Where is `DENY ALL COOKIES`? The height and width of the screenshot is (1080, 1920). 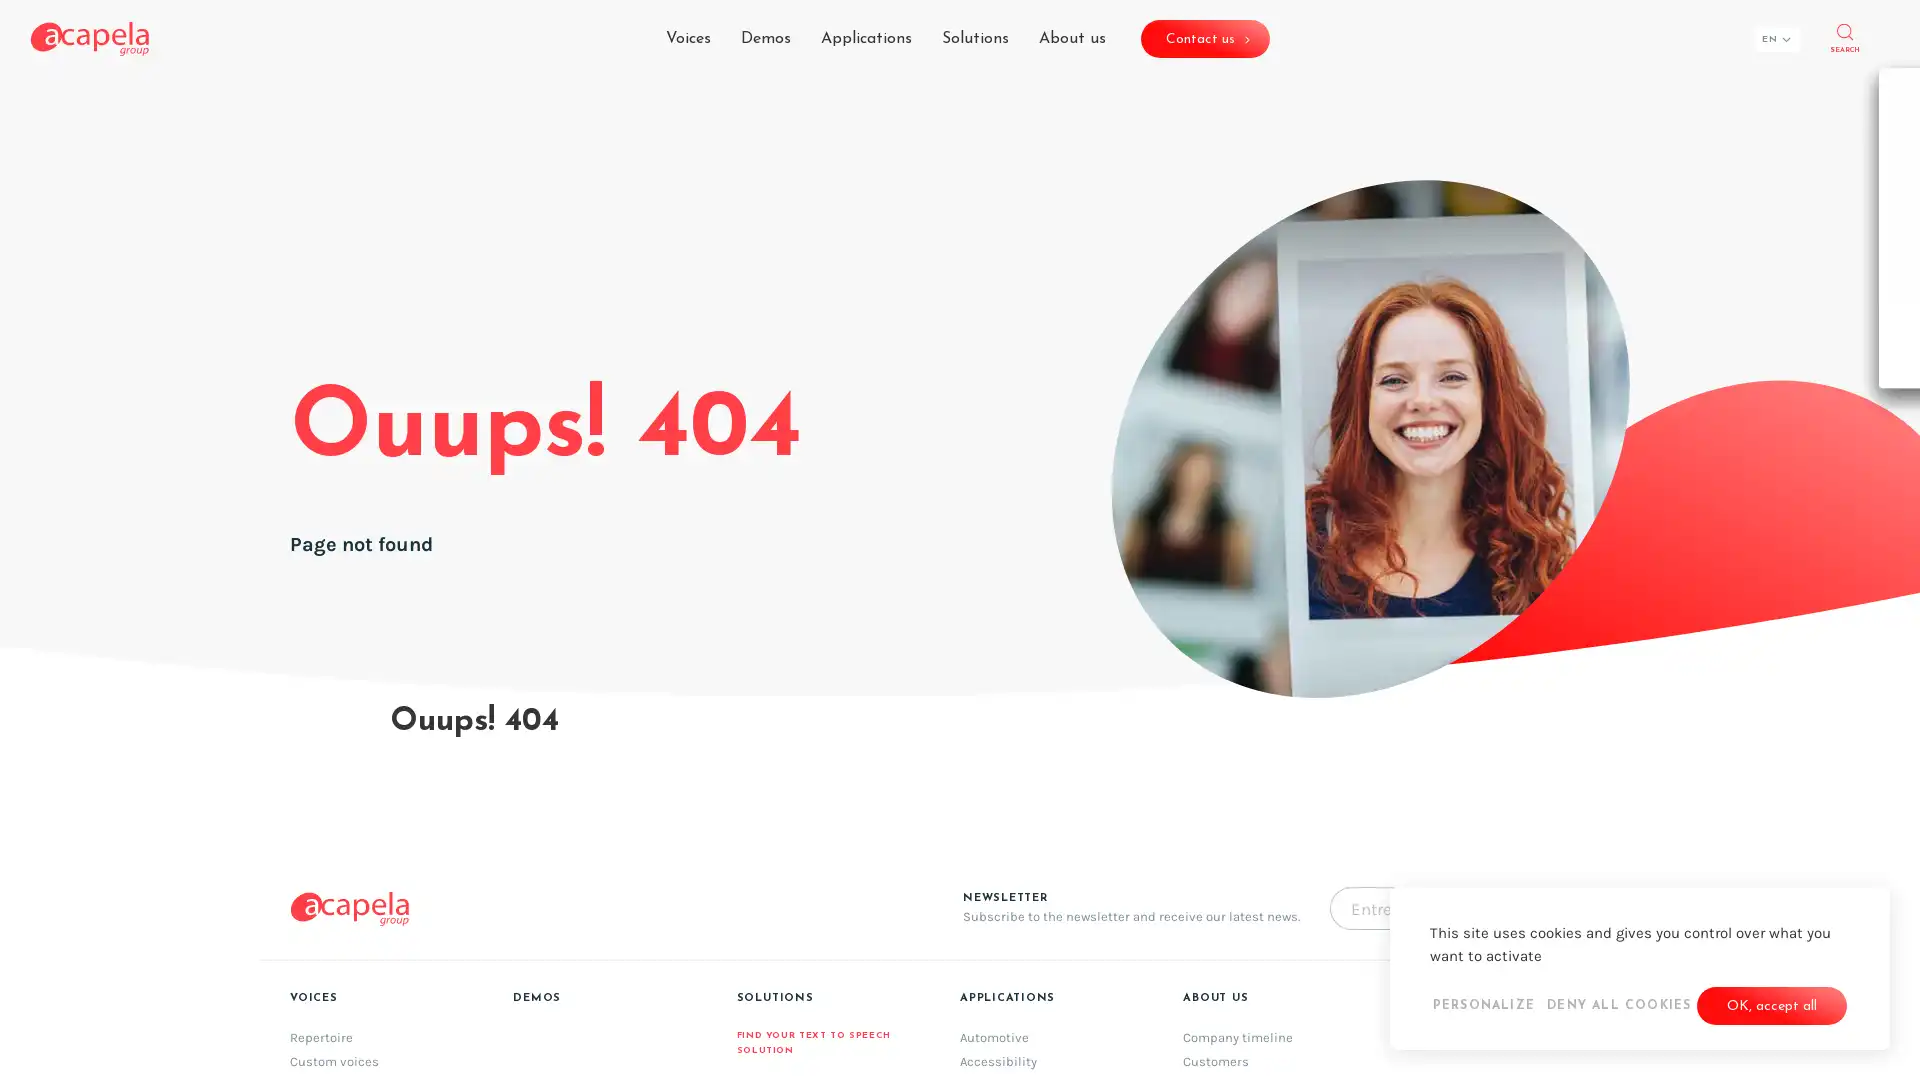 DENY ALL COOKIES is located at coordinates (1618, 1006).